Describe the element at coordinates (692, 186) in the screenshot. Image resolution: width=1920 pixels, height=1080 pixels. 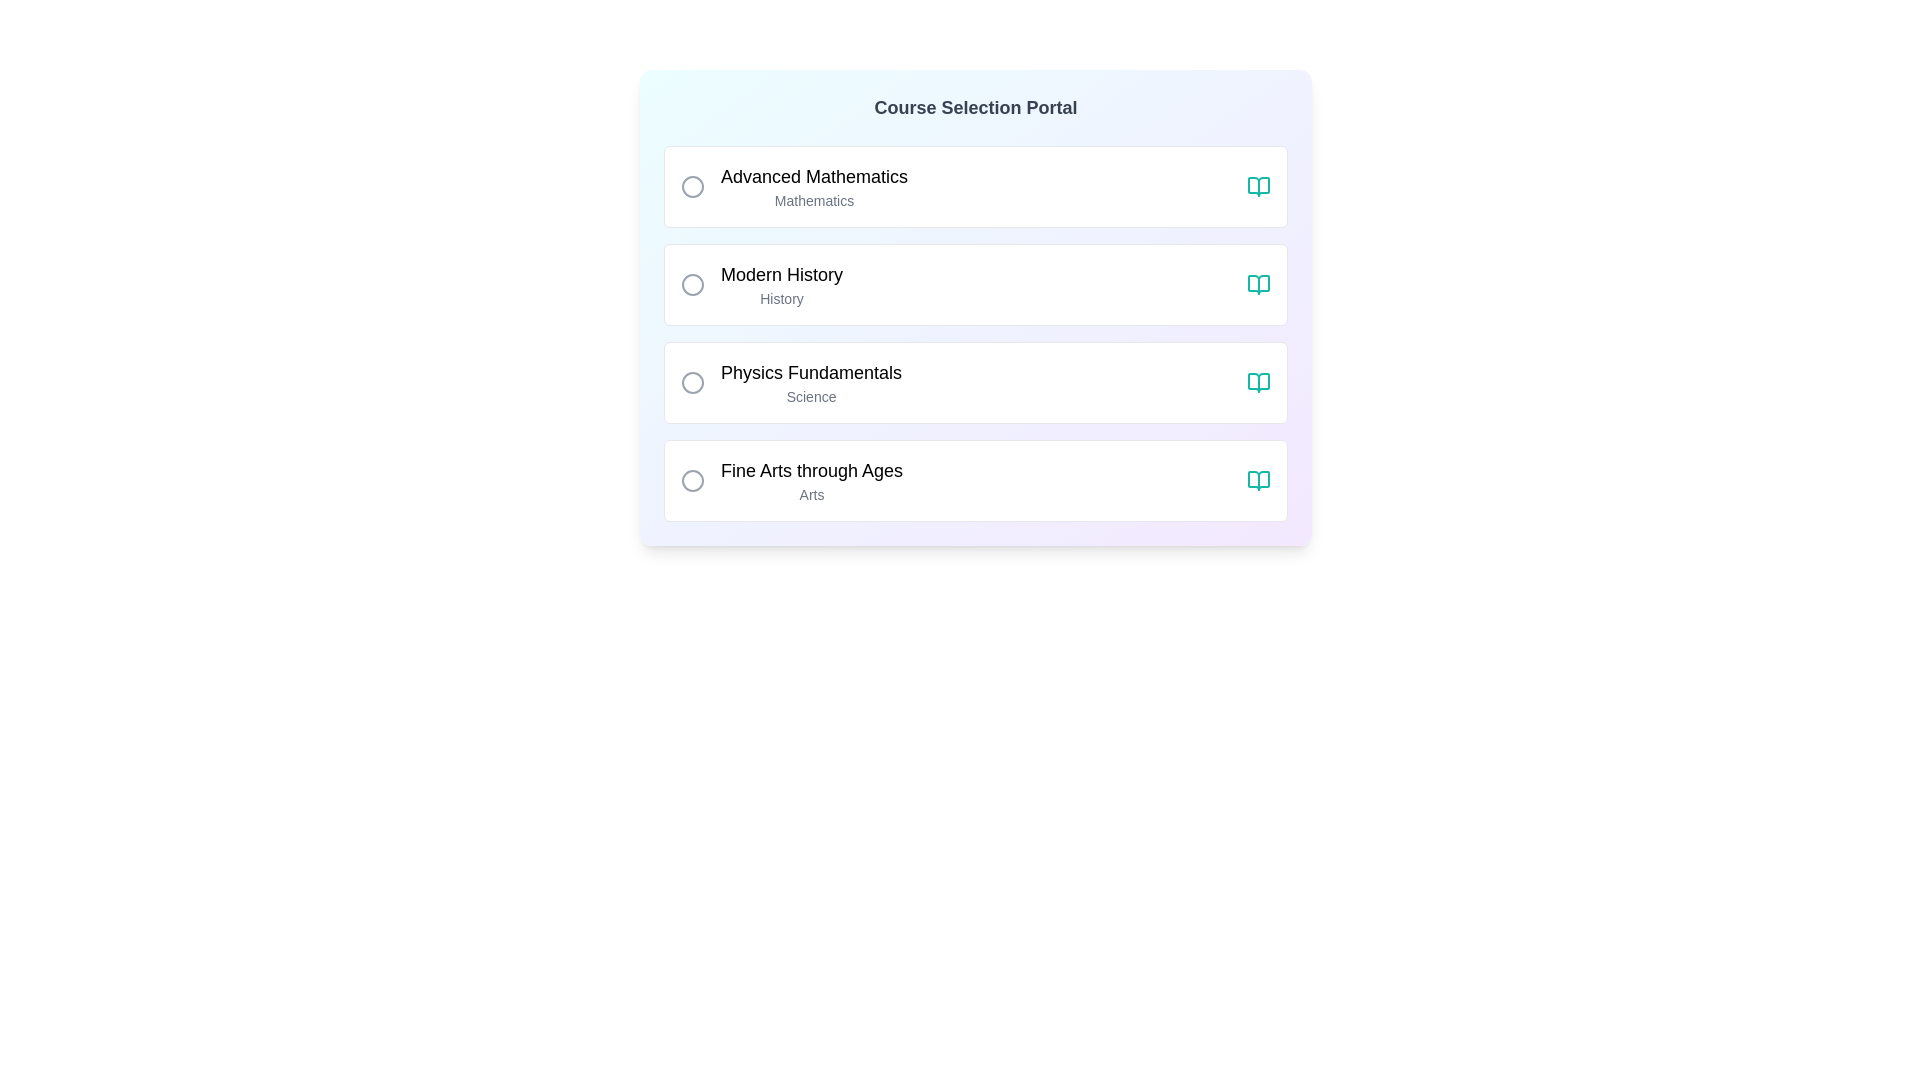
I see `the radio button for 'Advanced Mathematics' using keyboard navigation` at that location.